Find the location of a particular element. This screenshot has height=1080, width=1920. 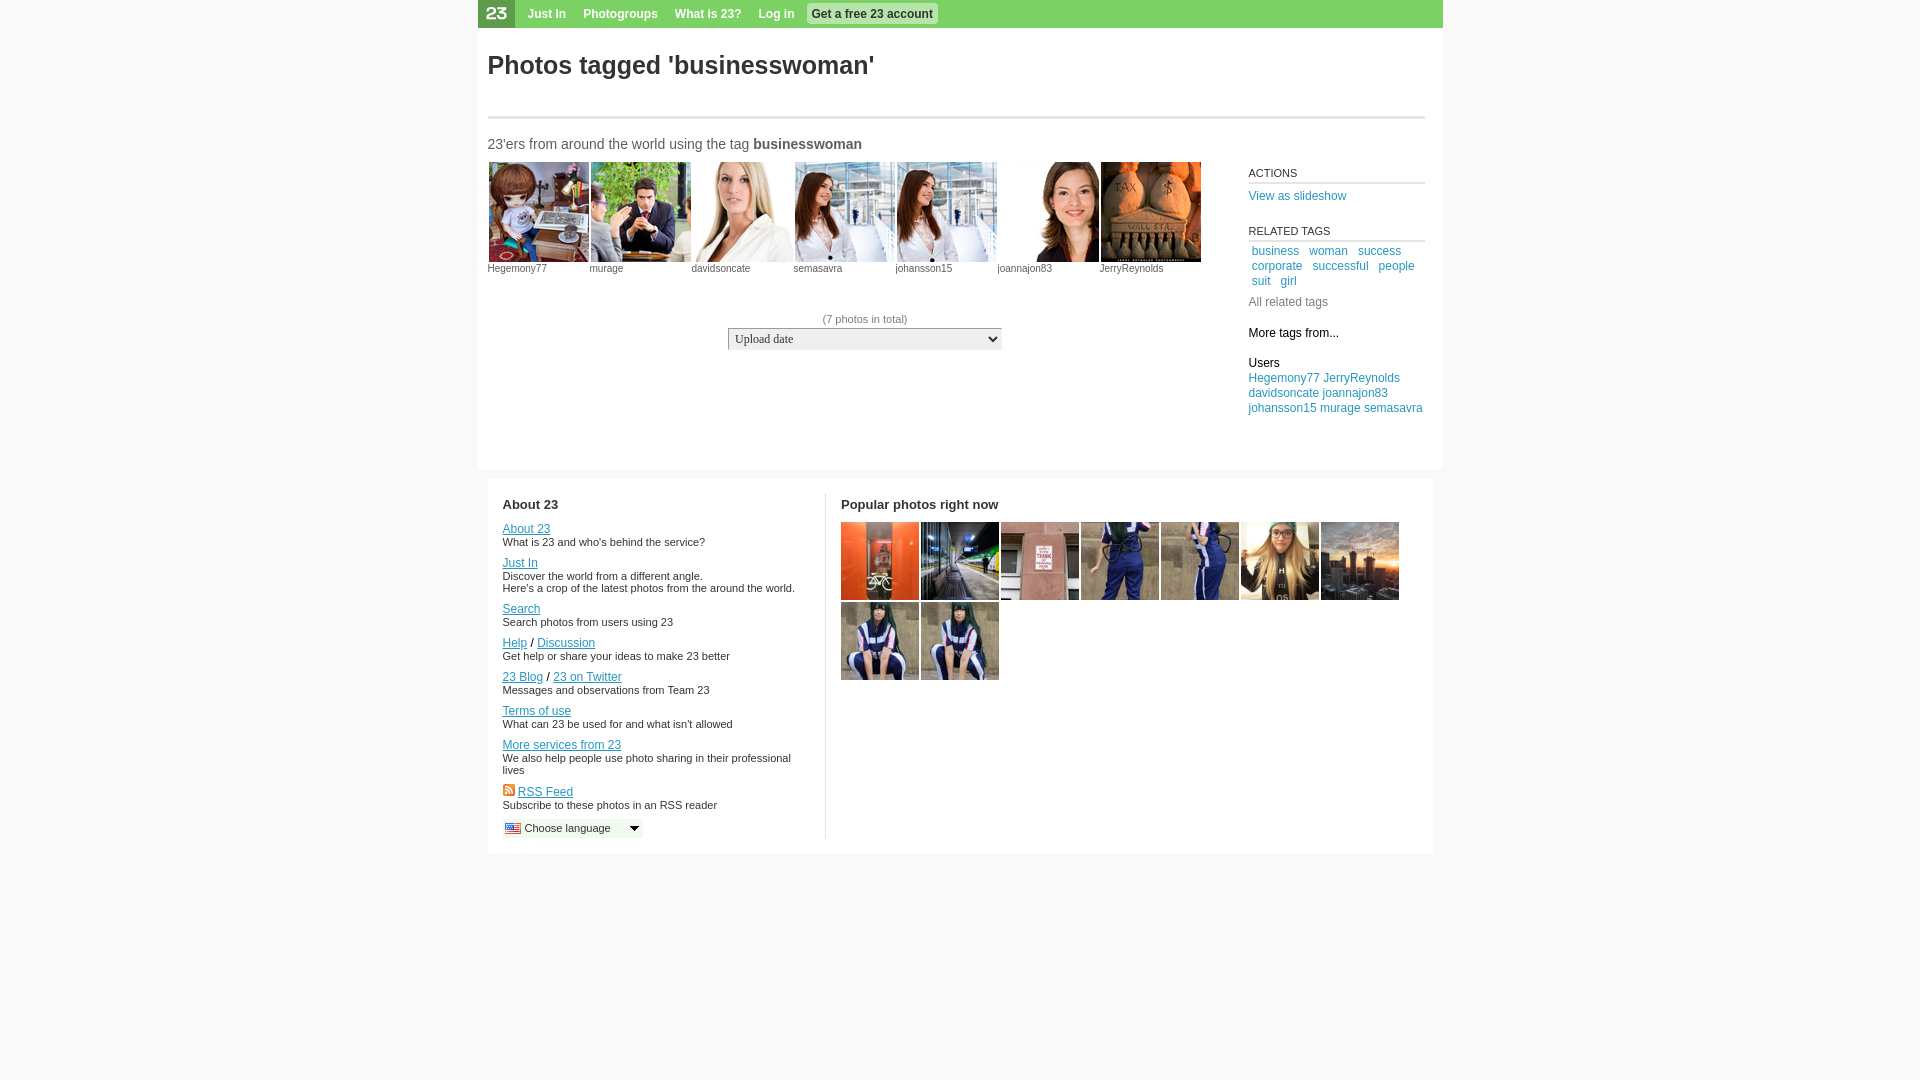

'corporate' is located at coordinates (1276, 265).